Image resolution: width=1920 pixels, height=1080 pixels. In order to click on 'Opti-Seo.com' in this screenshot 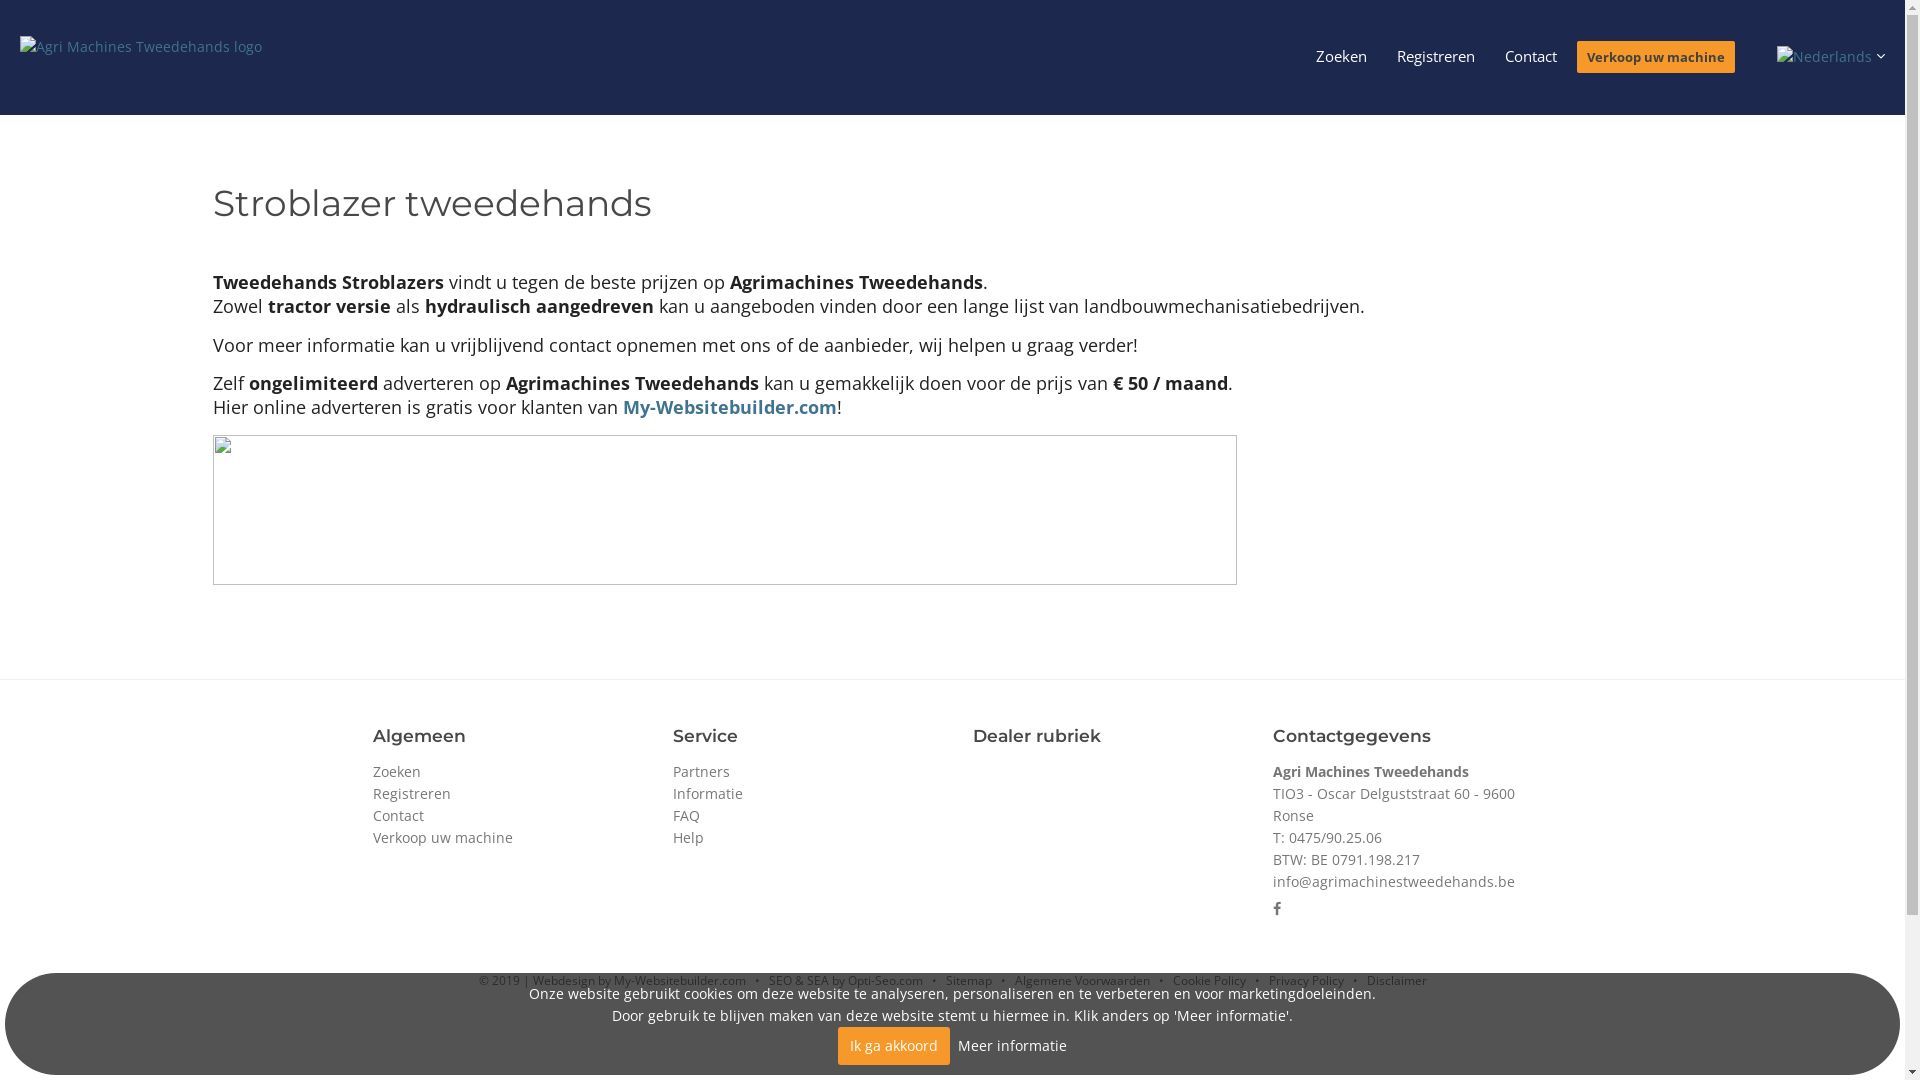, I will do `click(884, 979)`.